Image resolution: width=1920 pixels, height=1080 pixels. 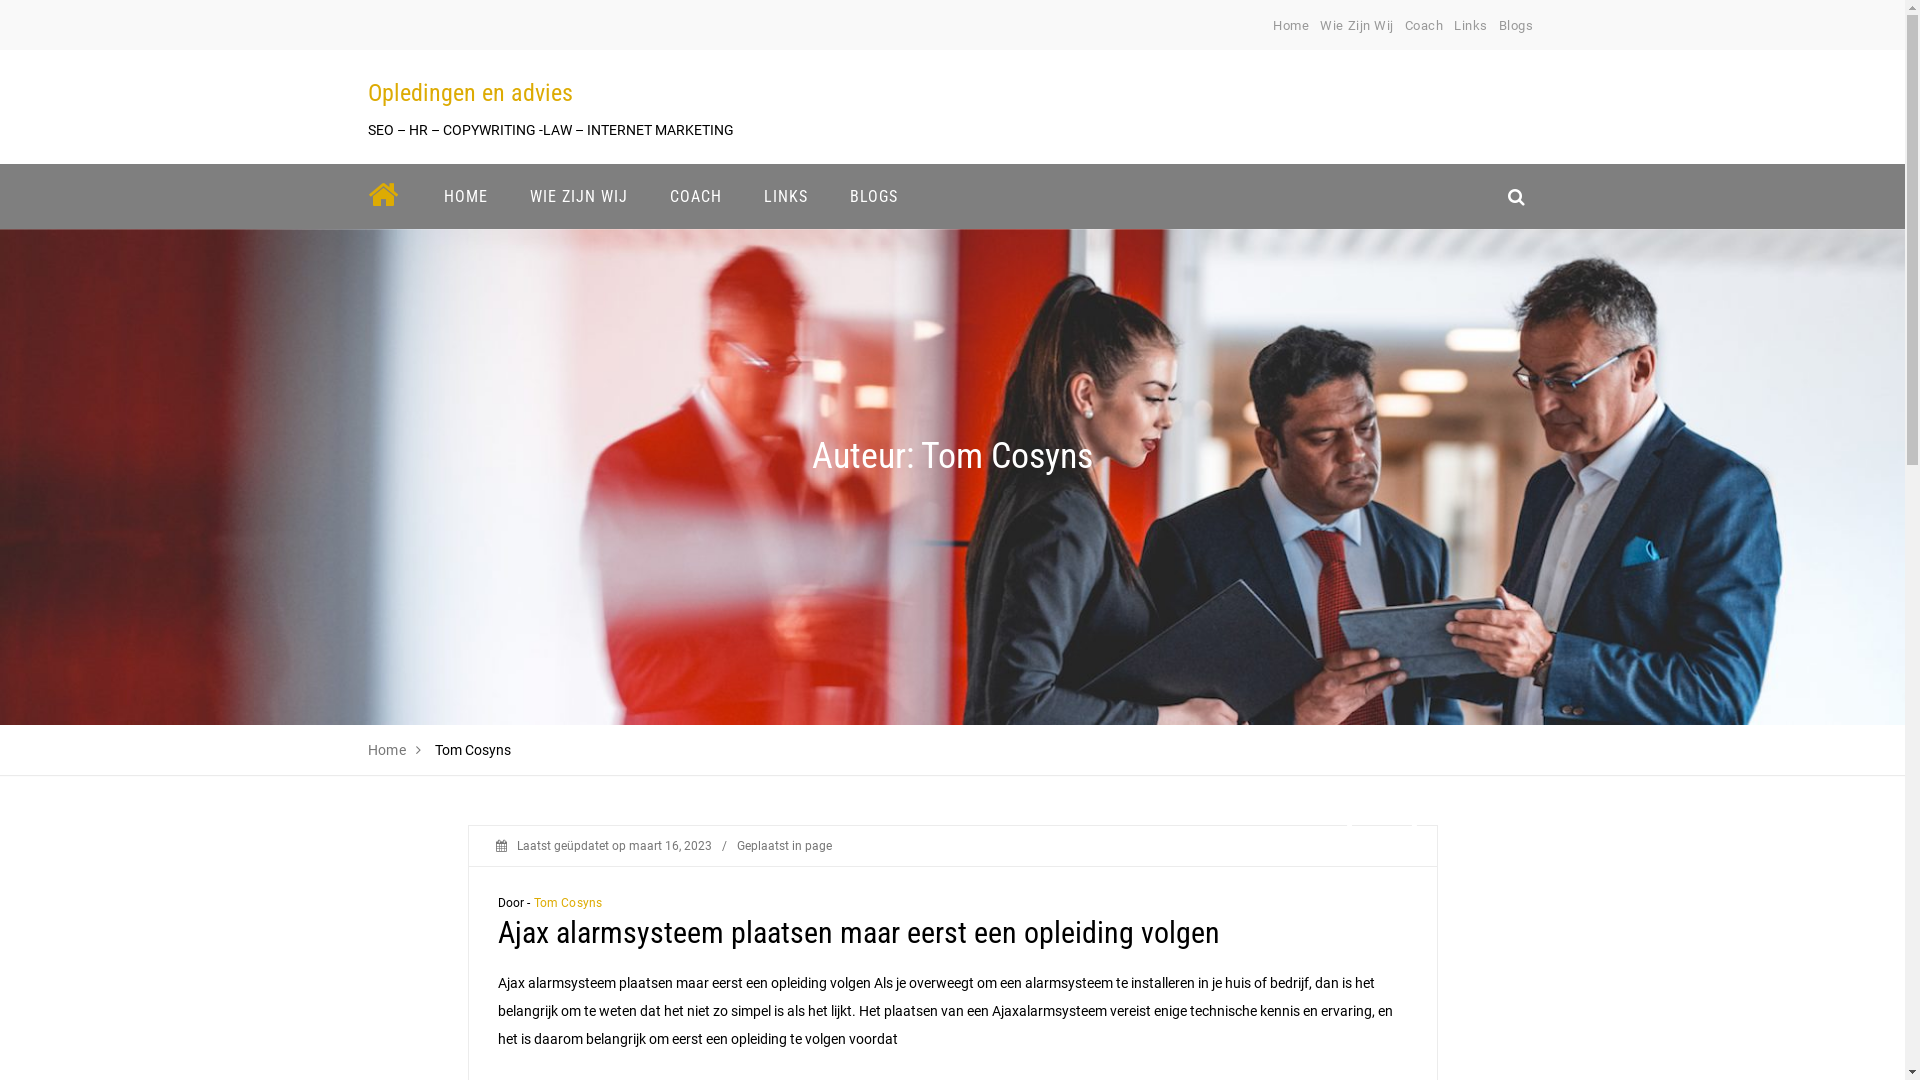 I want to click on 'BLOGS', so click(x=873, y=196).